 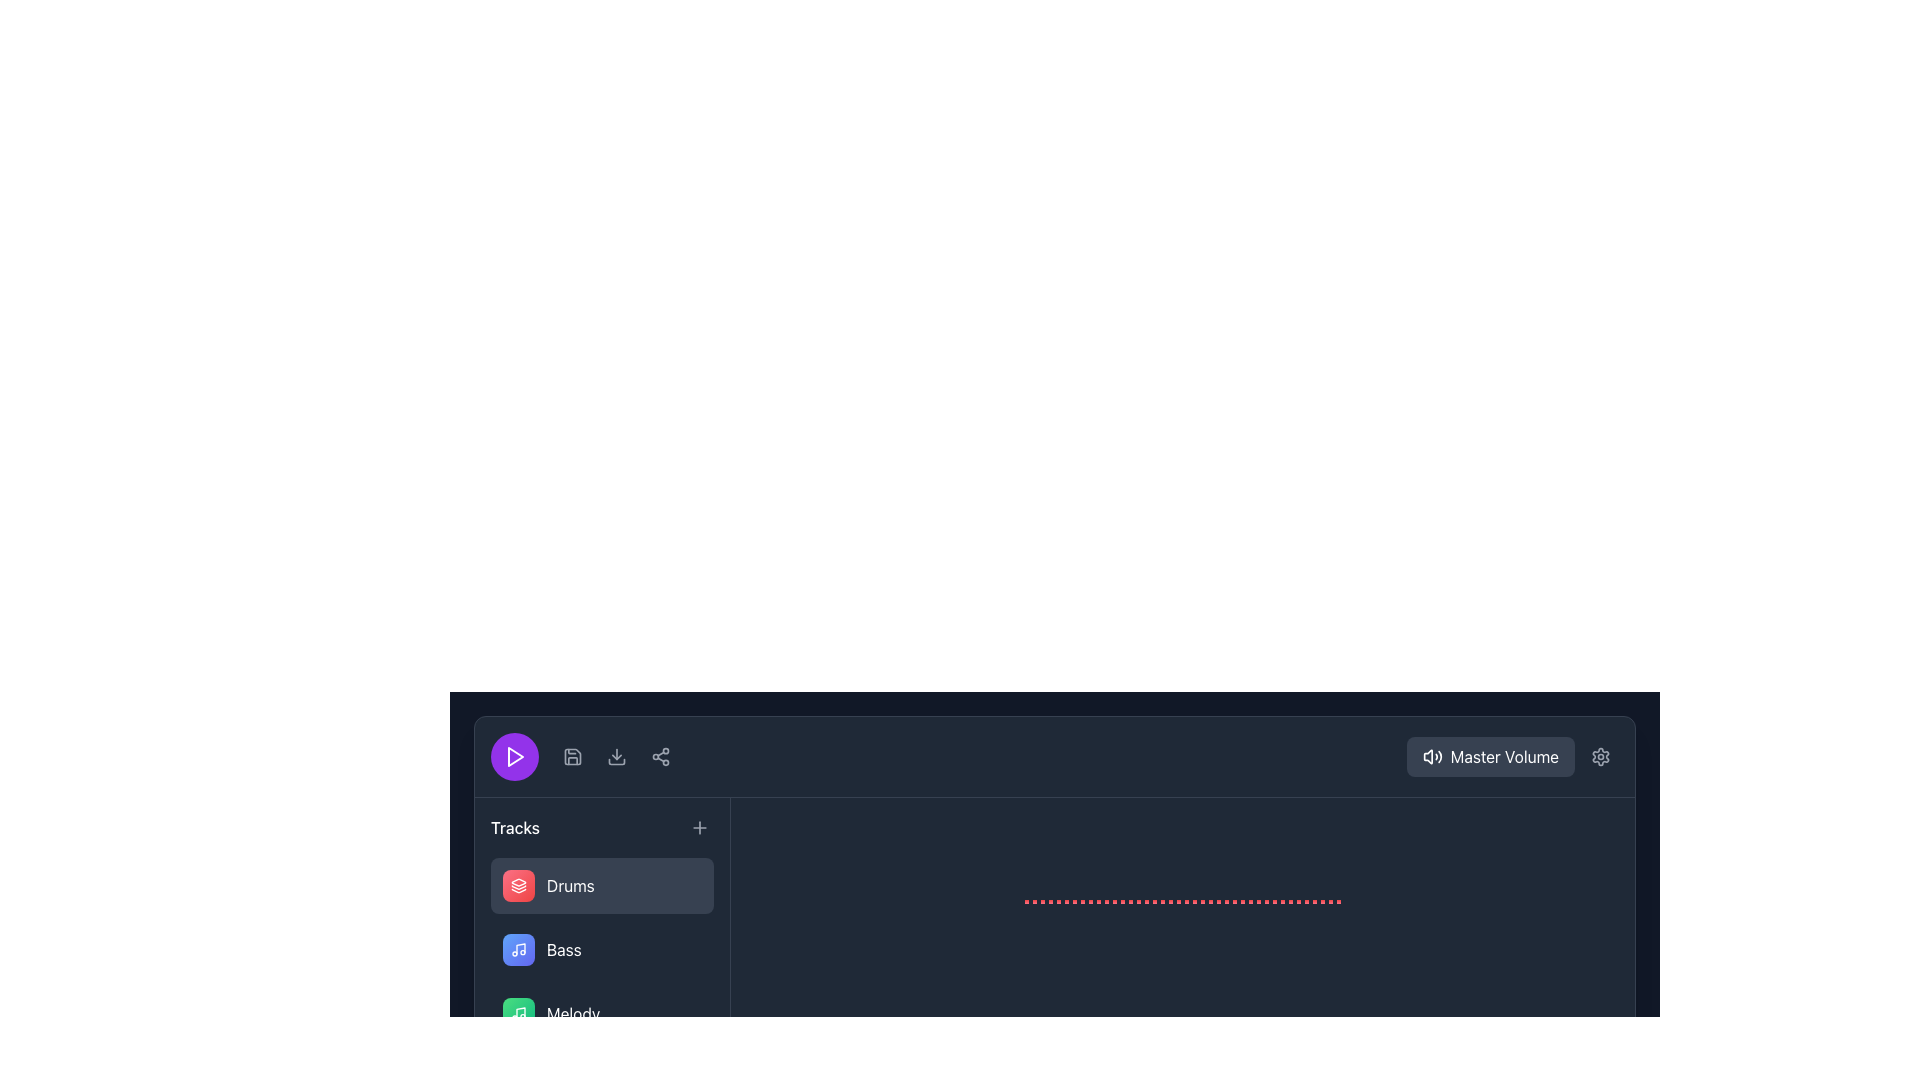 I want to click on adjacent elements based on the Text label displaying 'Bass' in white text, positioned below the track titled 'Drums' in the sidebar of the music application, so click(x=563, y=948).